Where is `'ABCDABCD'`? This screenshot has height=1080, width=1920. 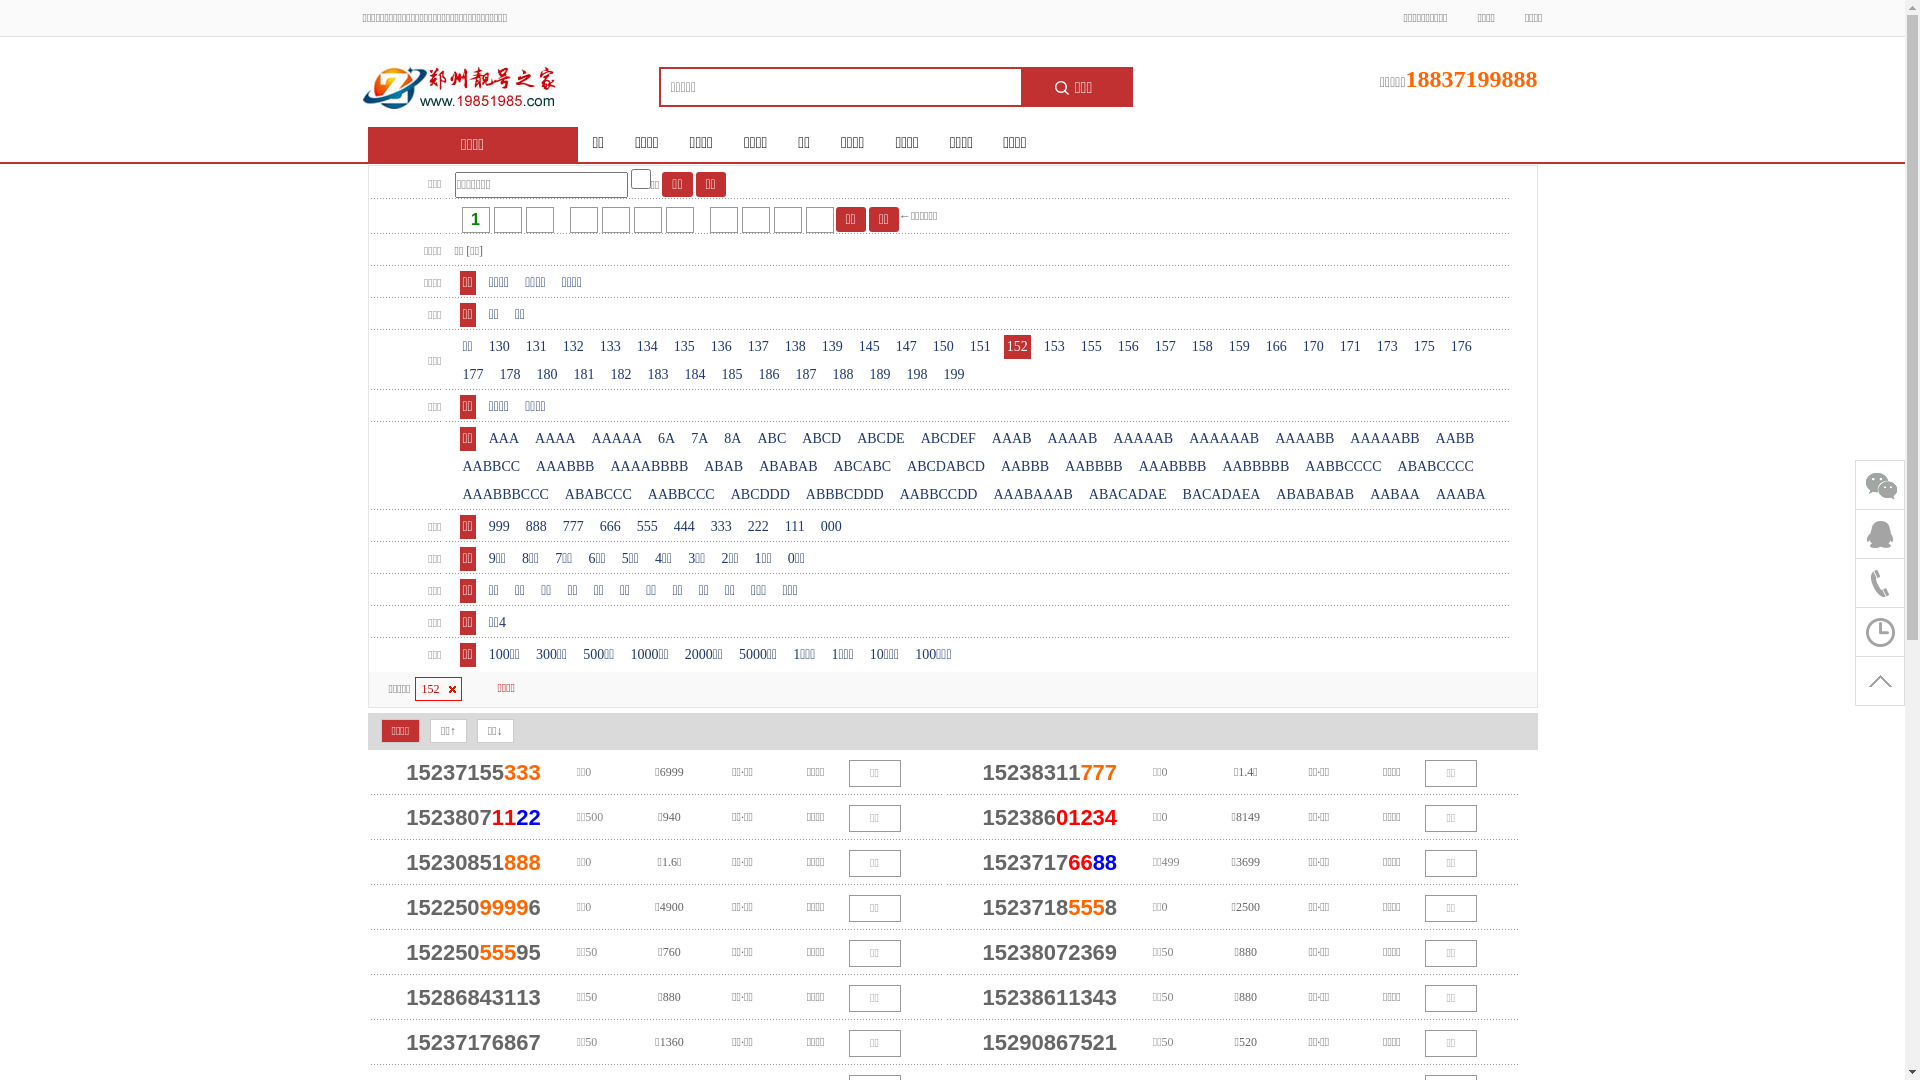
'ABCDABCD' is located at coordinates (902, 466).